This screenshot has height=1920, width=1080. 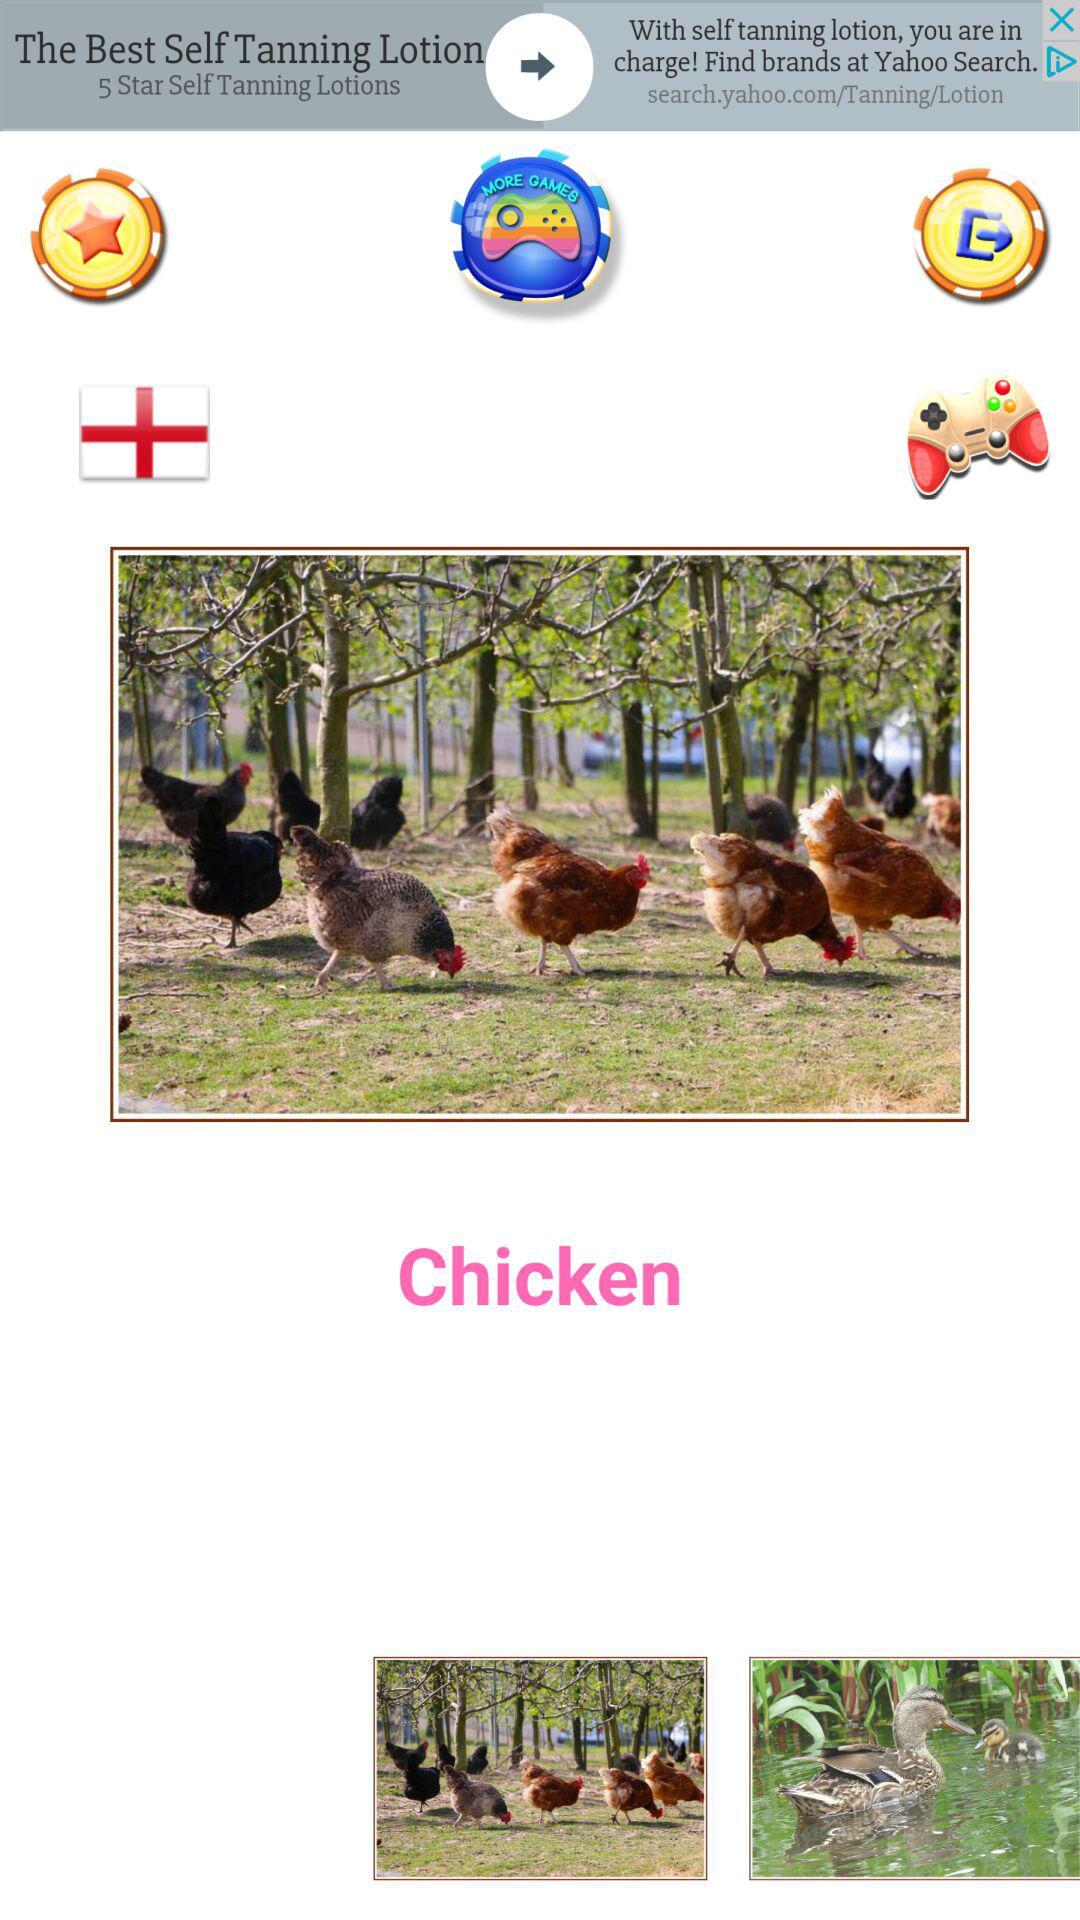 What do you see at coordinates (974, 432) in the screenshot?
I see `video game` at bounding box center [974, 432].